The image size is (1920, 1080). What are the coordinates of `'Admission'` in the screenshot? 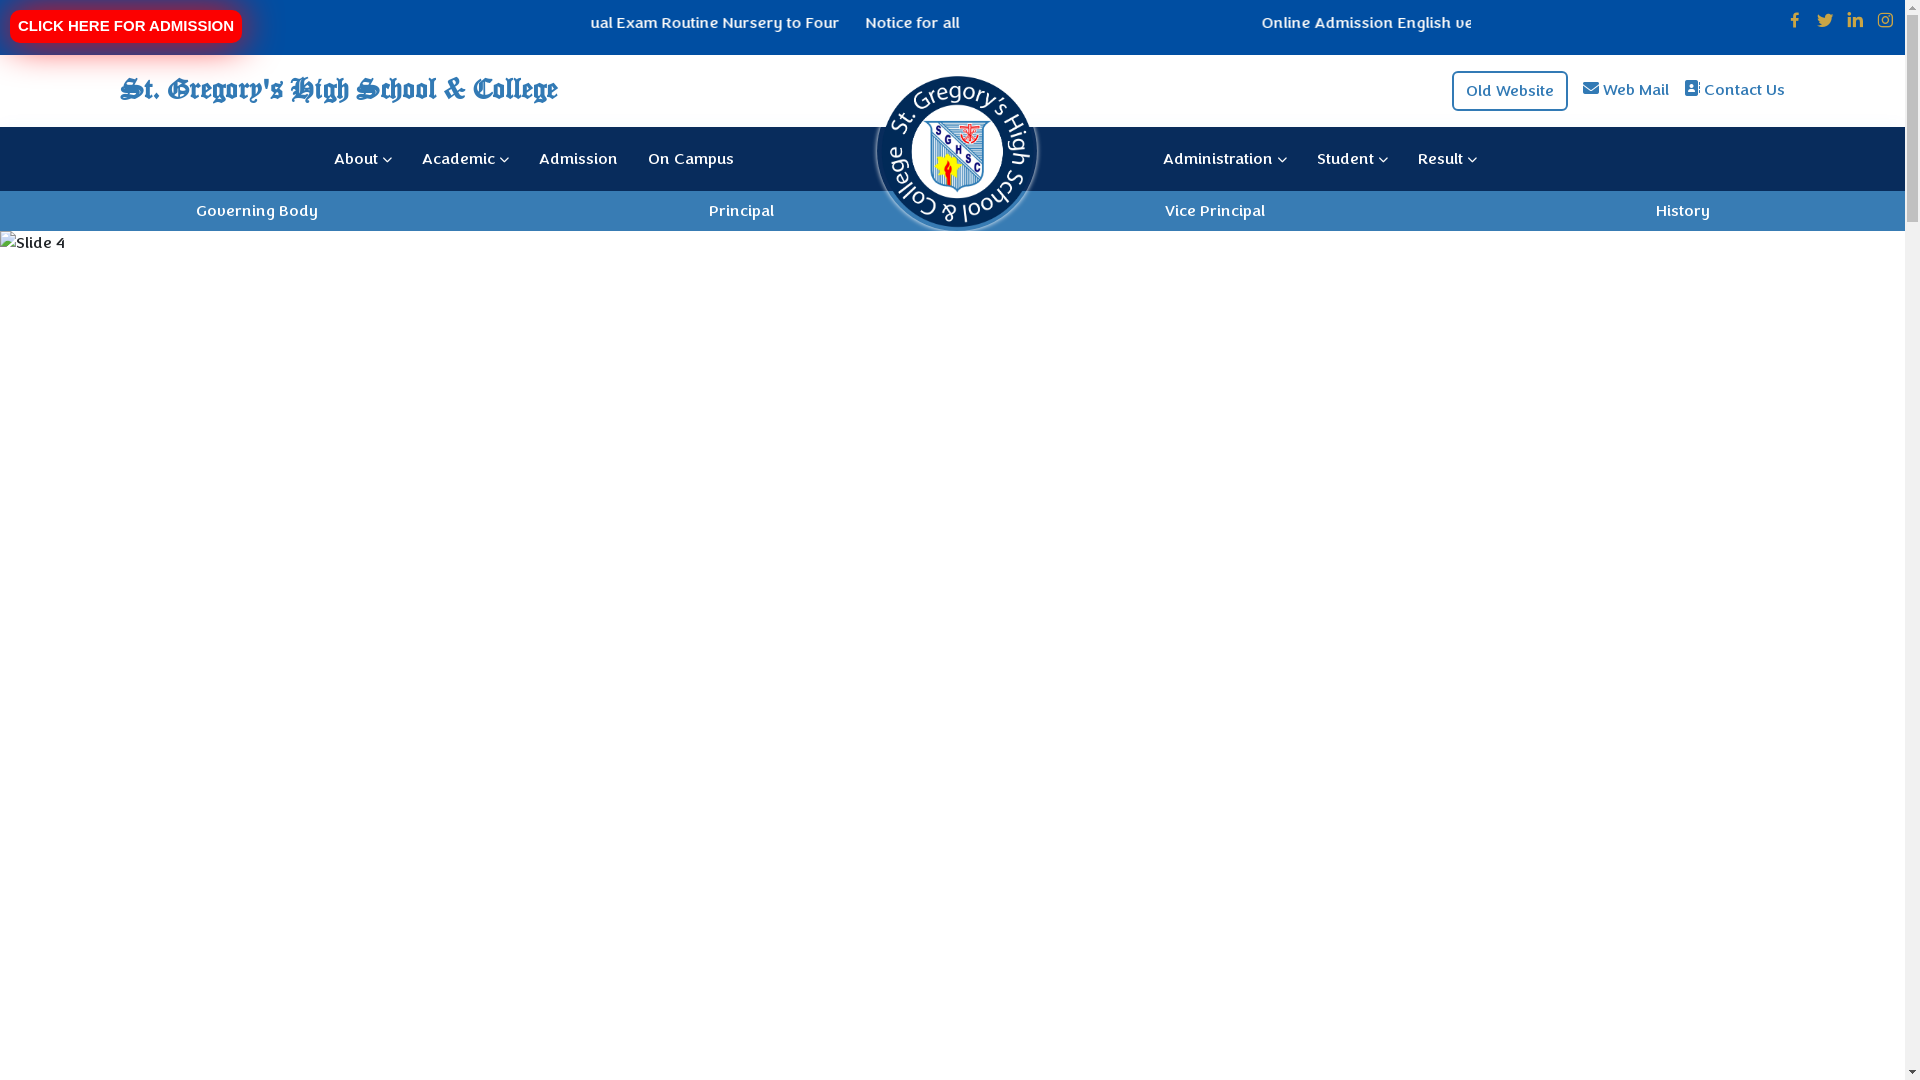 It's located at (577, 157).